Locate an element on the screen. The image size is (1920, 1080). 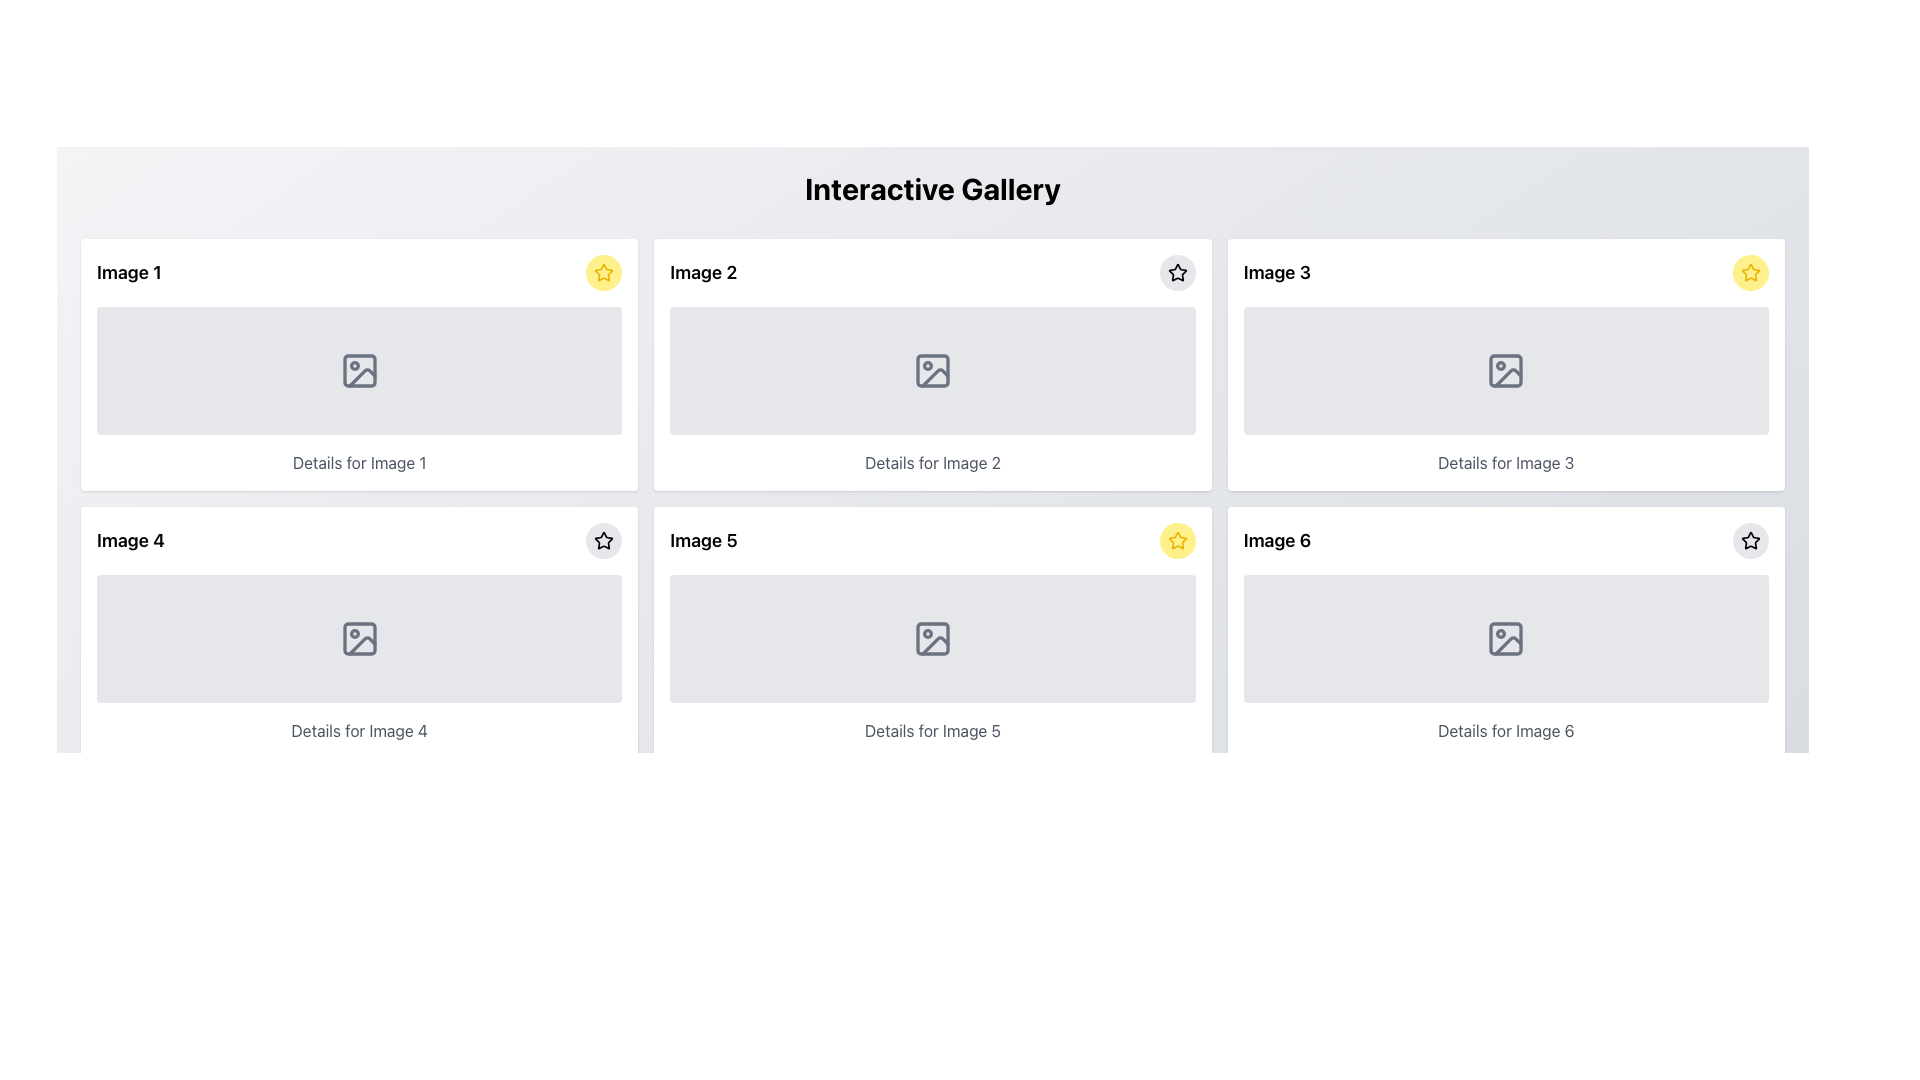
the text label reading 'Details for Image 3', which is centrally aligned below the image placeholder in the lower section of its card is located at coordinates (1506, 462).